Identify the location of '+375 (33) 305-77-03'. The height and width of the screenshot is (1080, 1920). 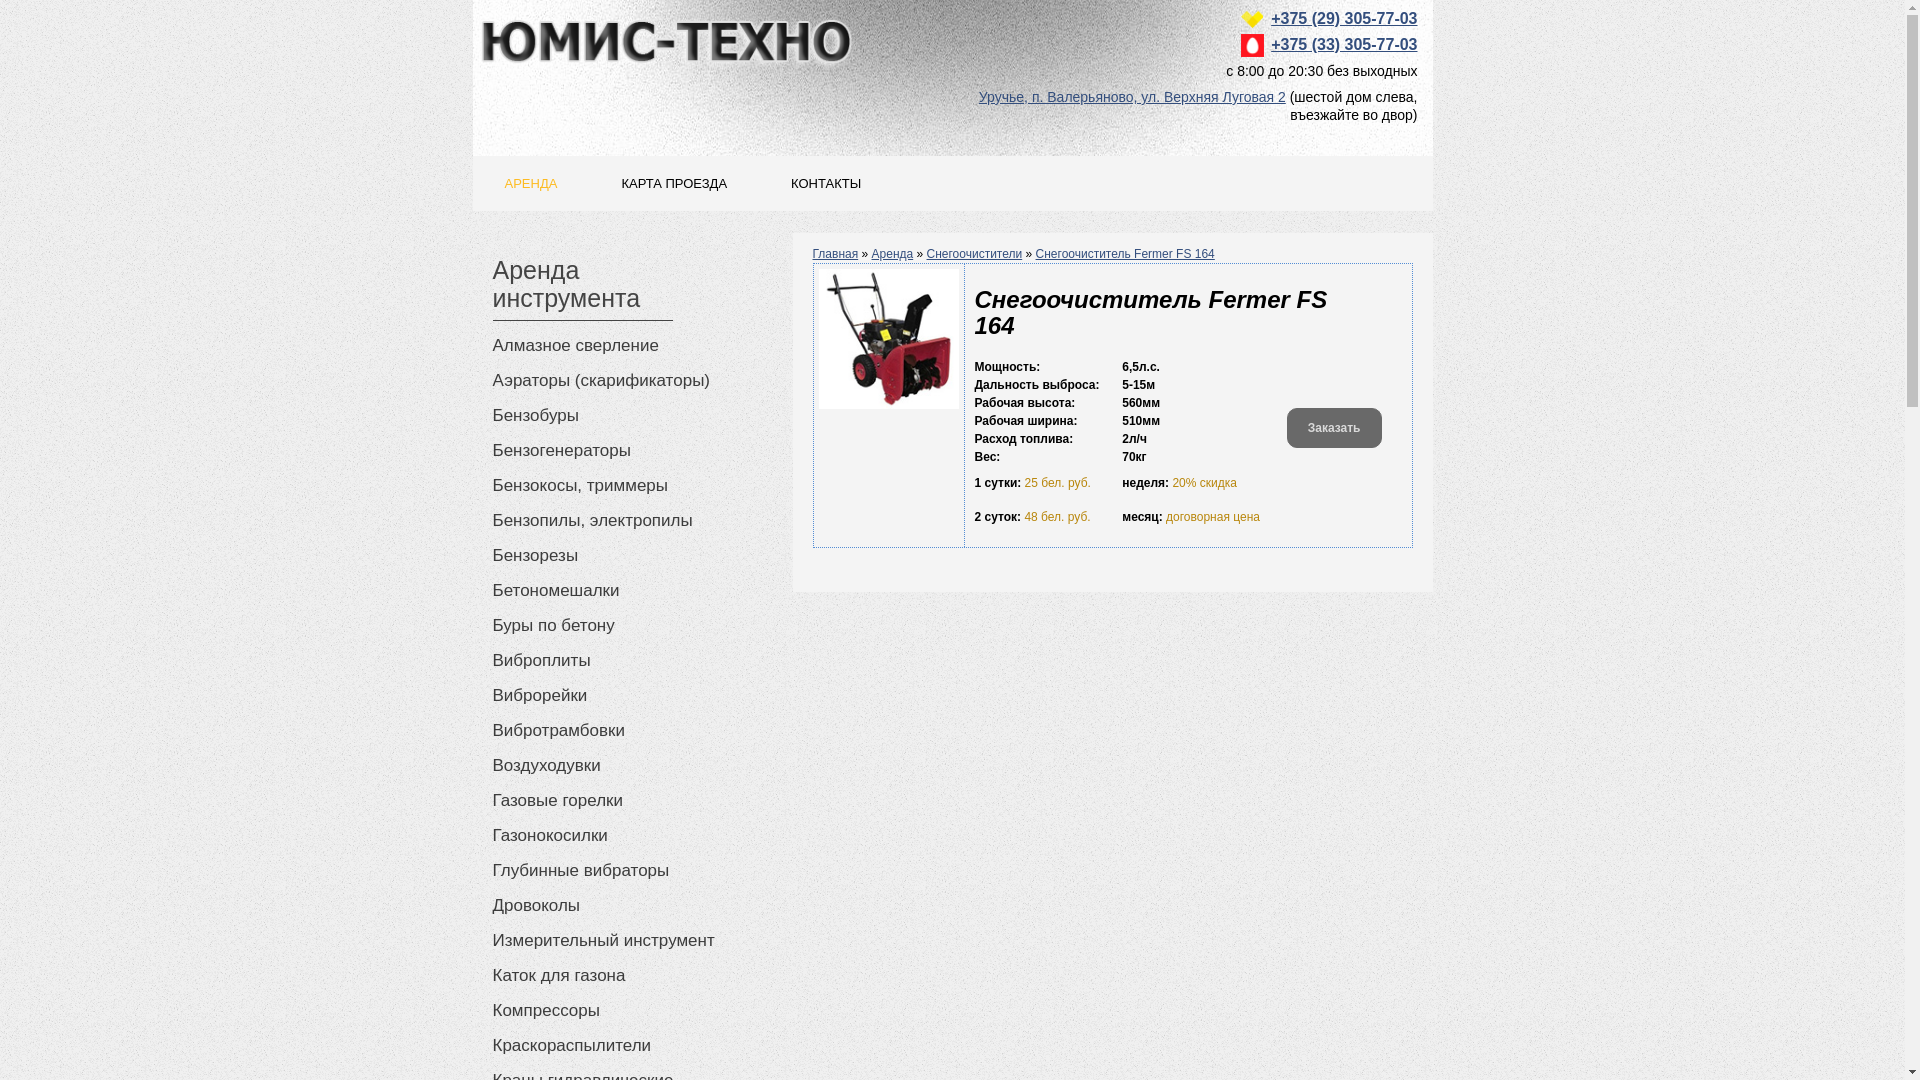
(1344, 44).